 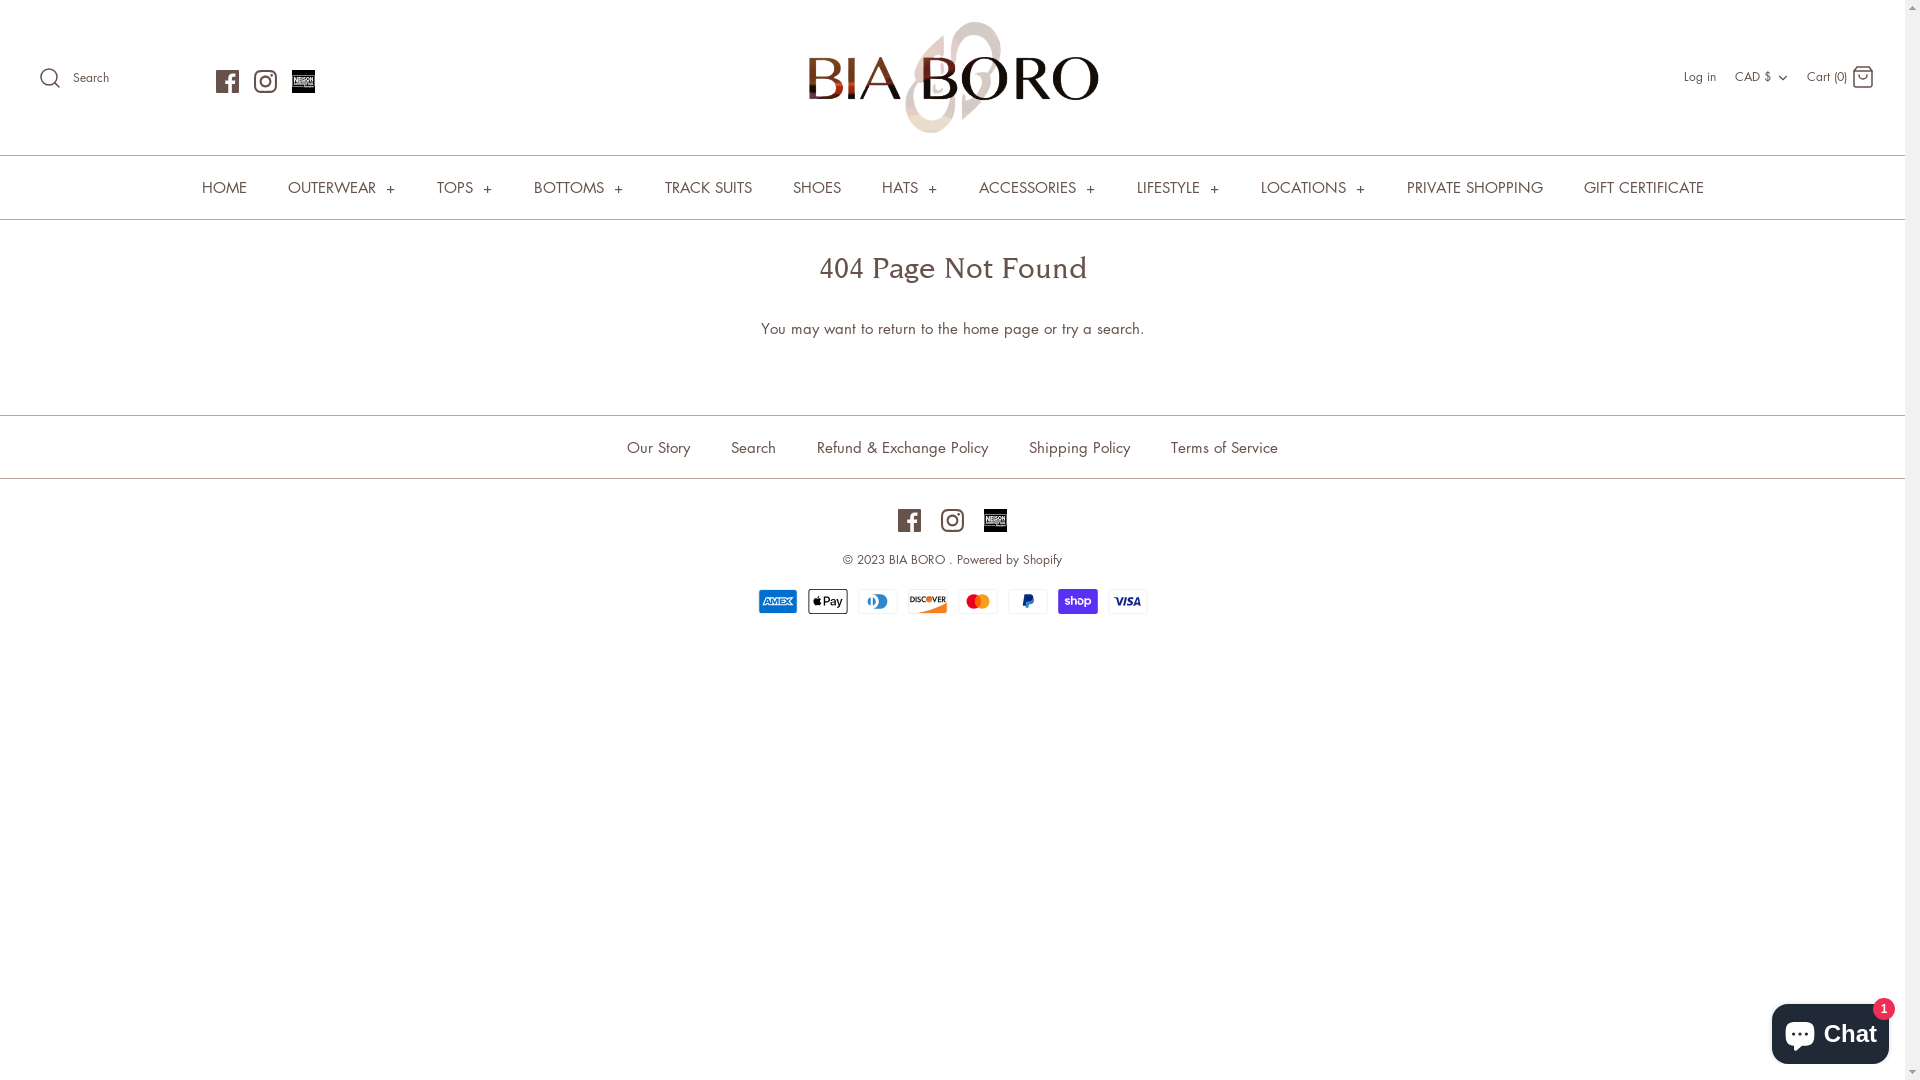 What do you see at coordinates (264, 80) in the screenshot?
I see `'Instagram'` at bounding box center [264, 80].